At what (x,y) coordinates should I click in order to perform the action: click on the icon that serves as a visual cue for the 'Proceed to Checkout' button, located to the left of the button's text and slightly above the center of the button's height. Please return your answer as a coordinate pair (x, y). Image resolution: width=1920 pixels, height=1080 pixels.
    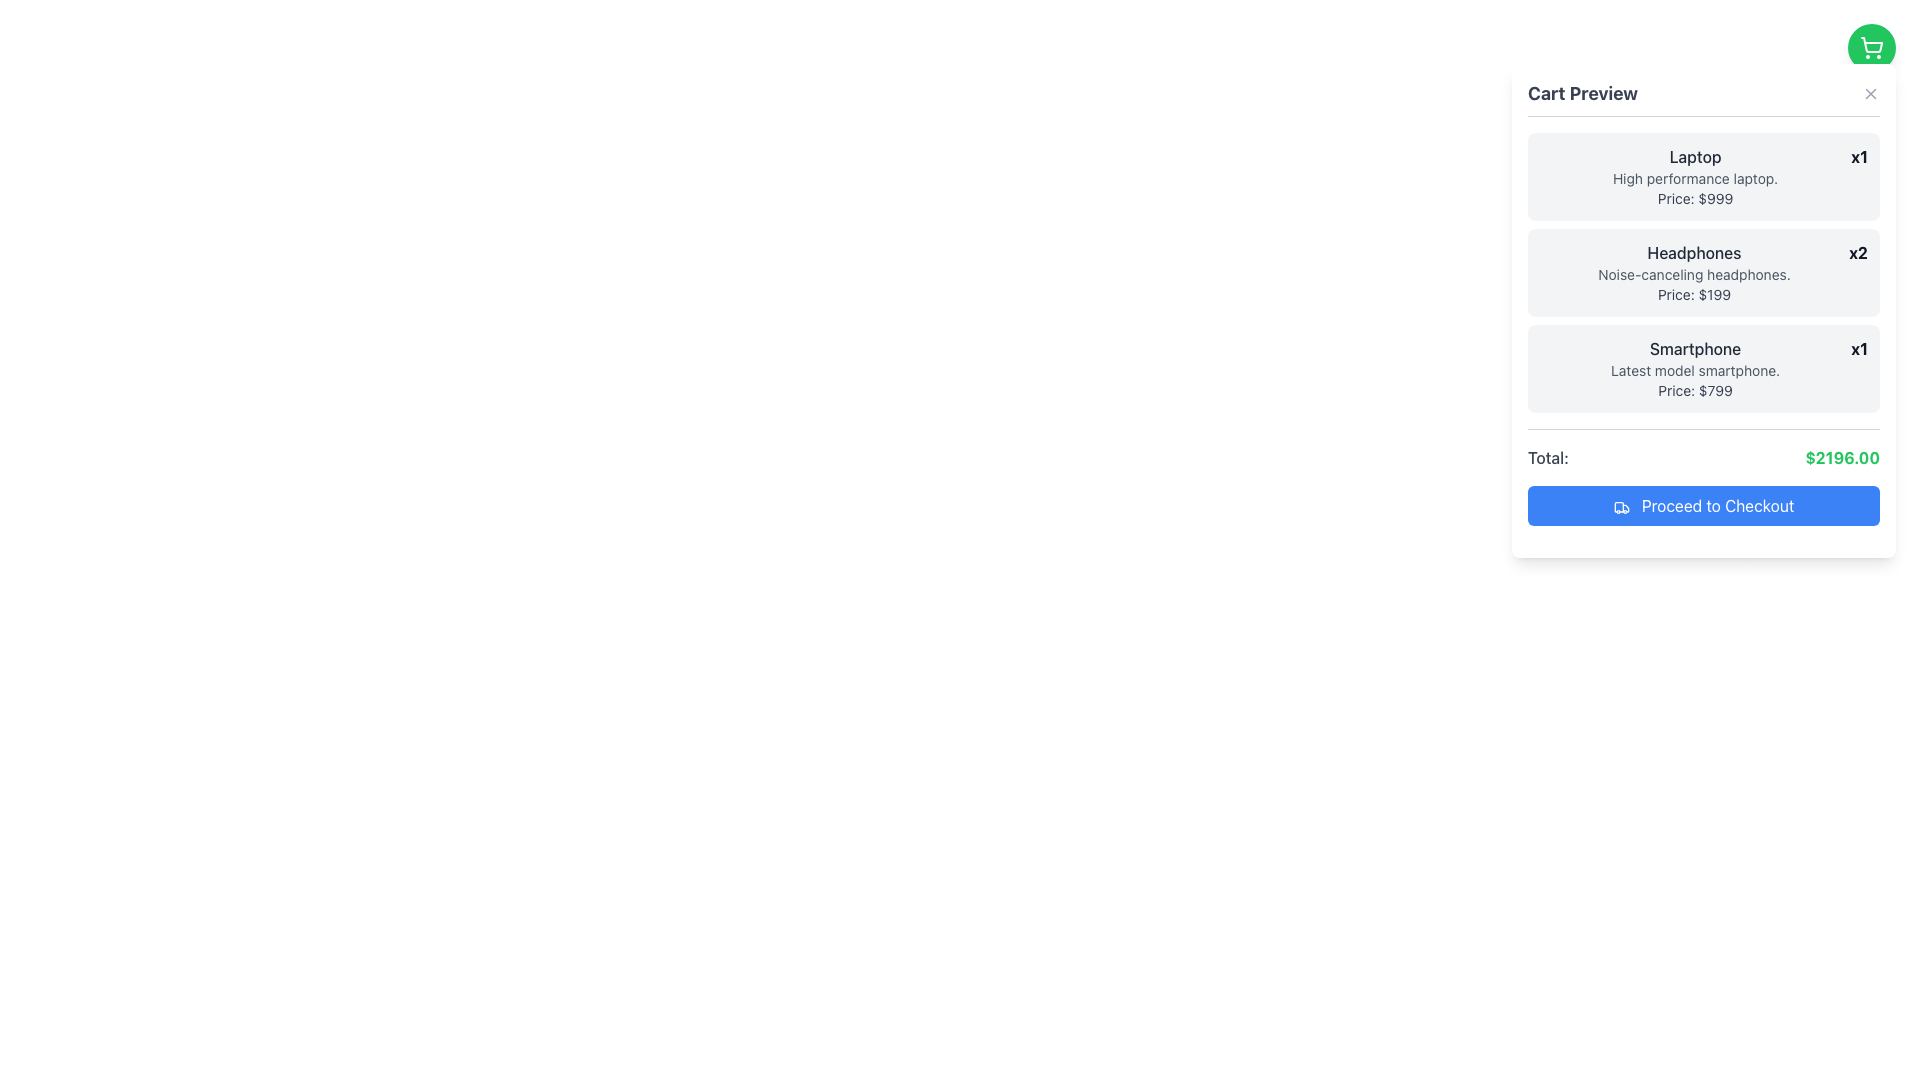
    Looking at the image, I should click on (1621, 506).